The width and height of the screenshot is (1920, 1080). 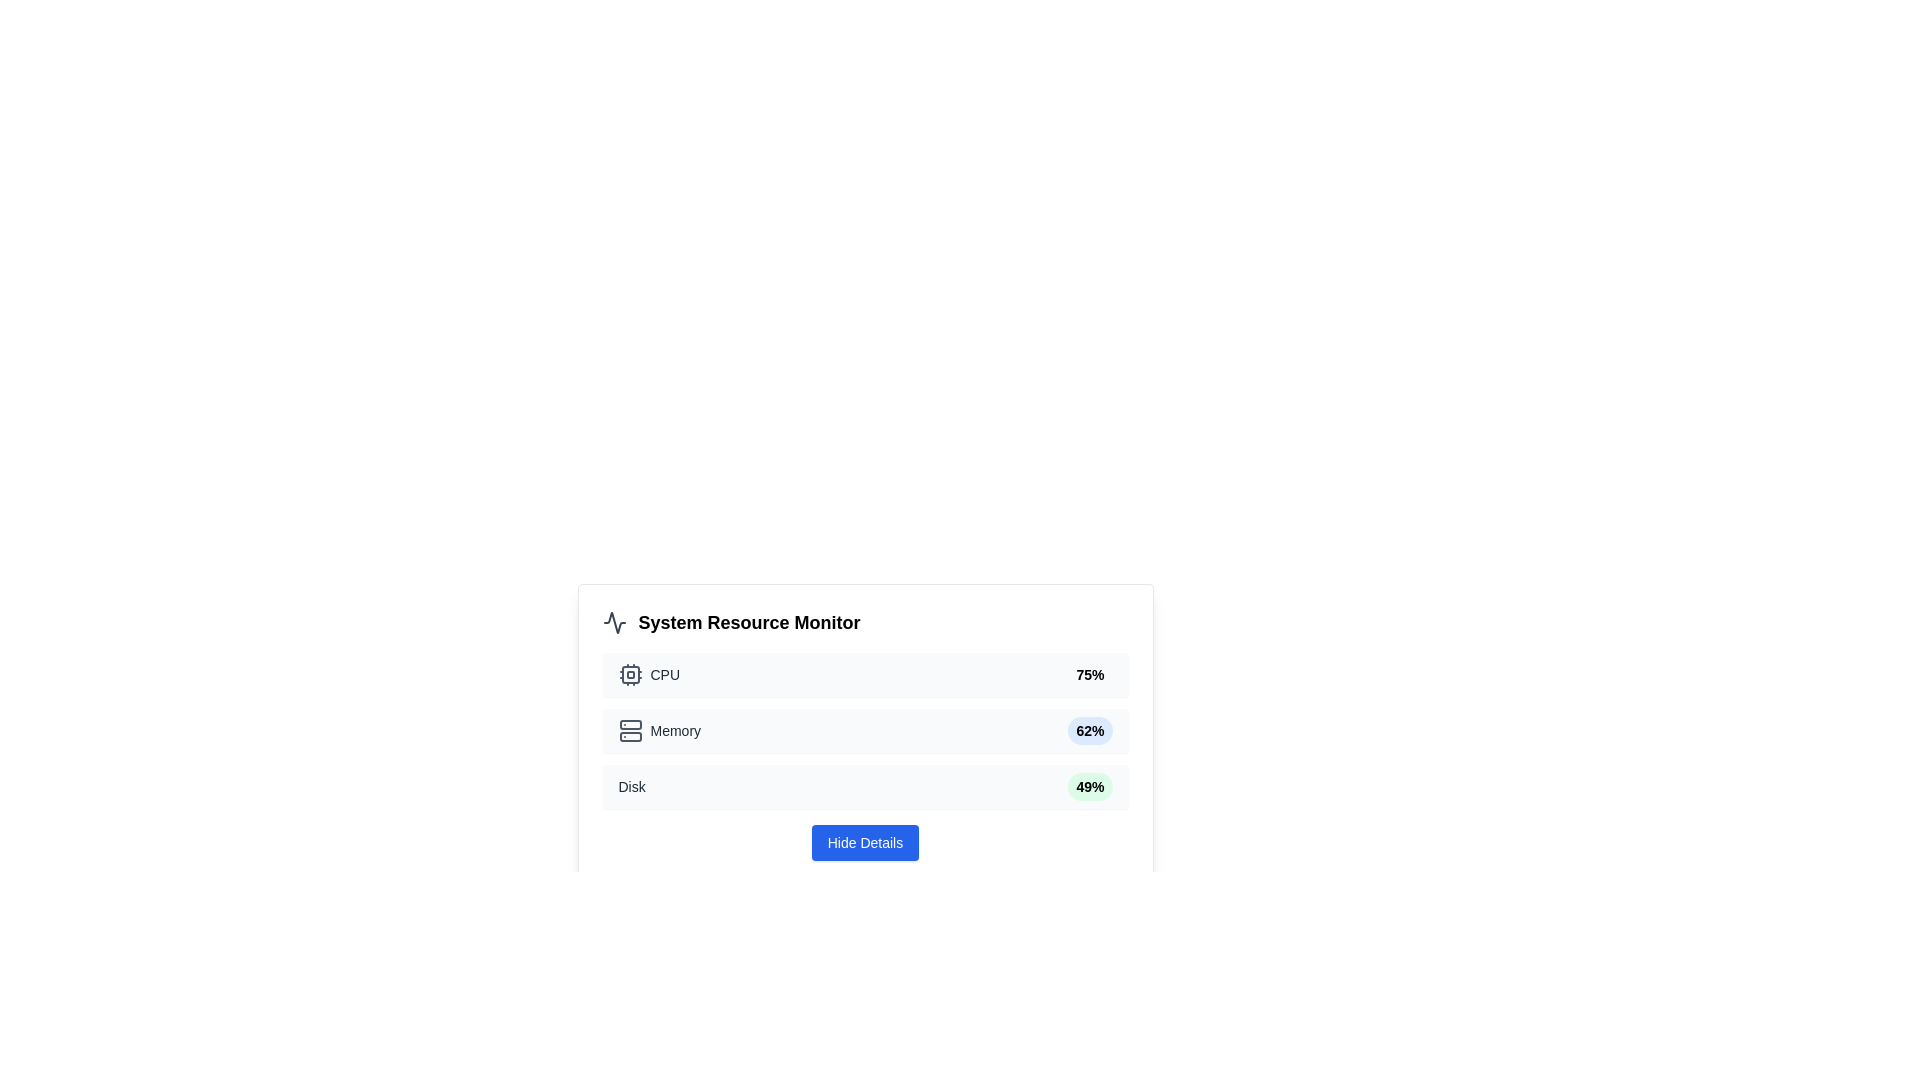 I want to click on the rounded badge with a light blue background and the text '62%' in bold dark blue color located in the 'Memory' section of the resource monitor, so click(x=1089, y=731).